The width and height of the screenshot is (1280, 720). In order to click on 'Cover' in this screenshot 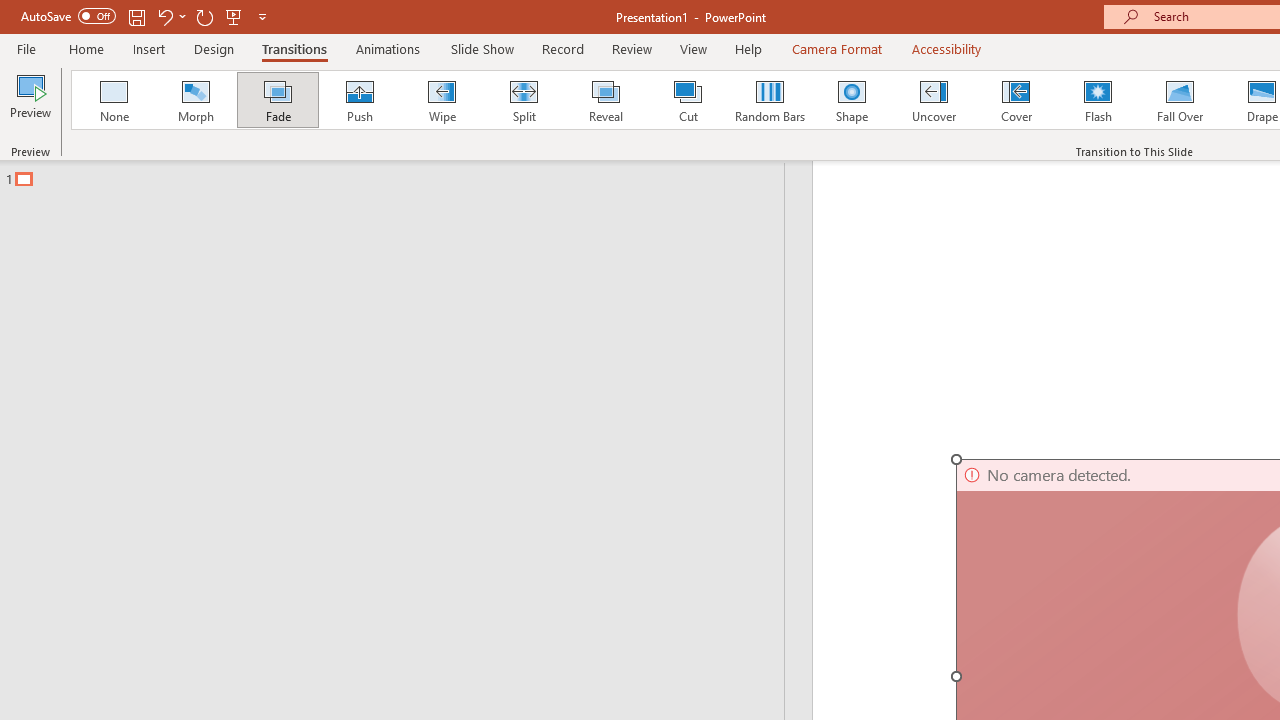, I will do `click(1016, 100)`.